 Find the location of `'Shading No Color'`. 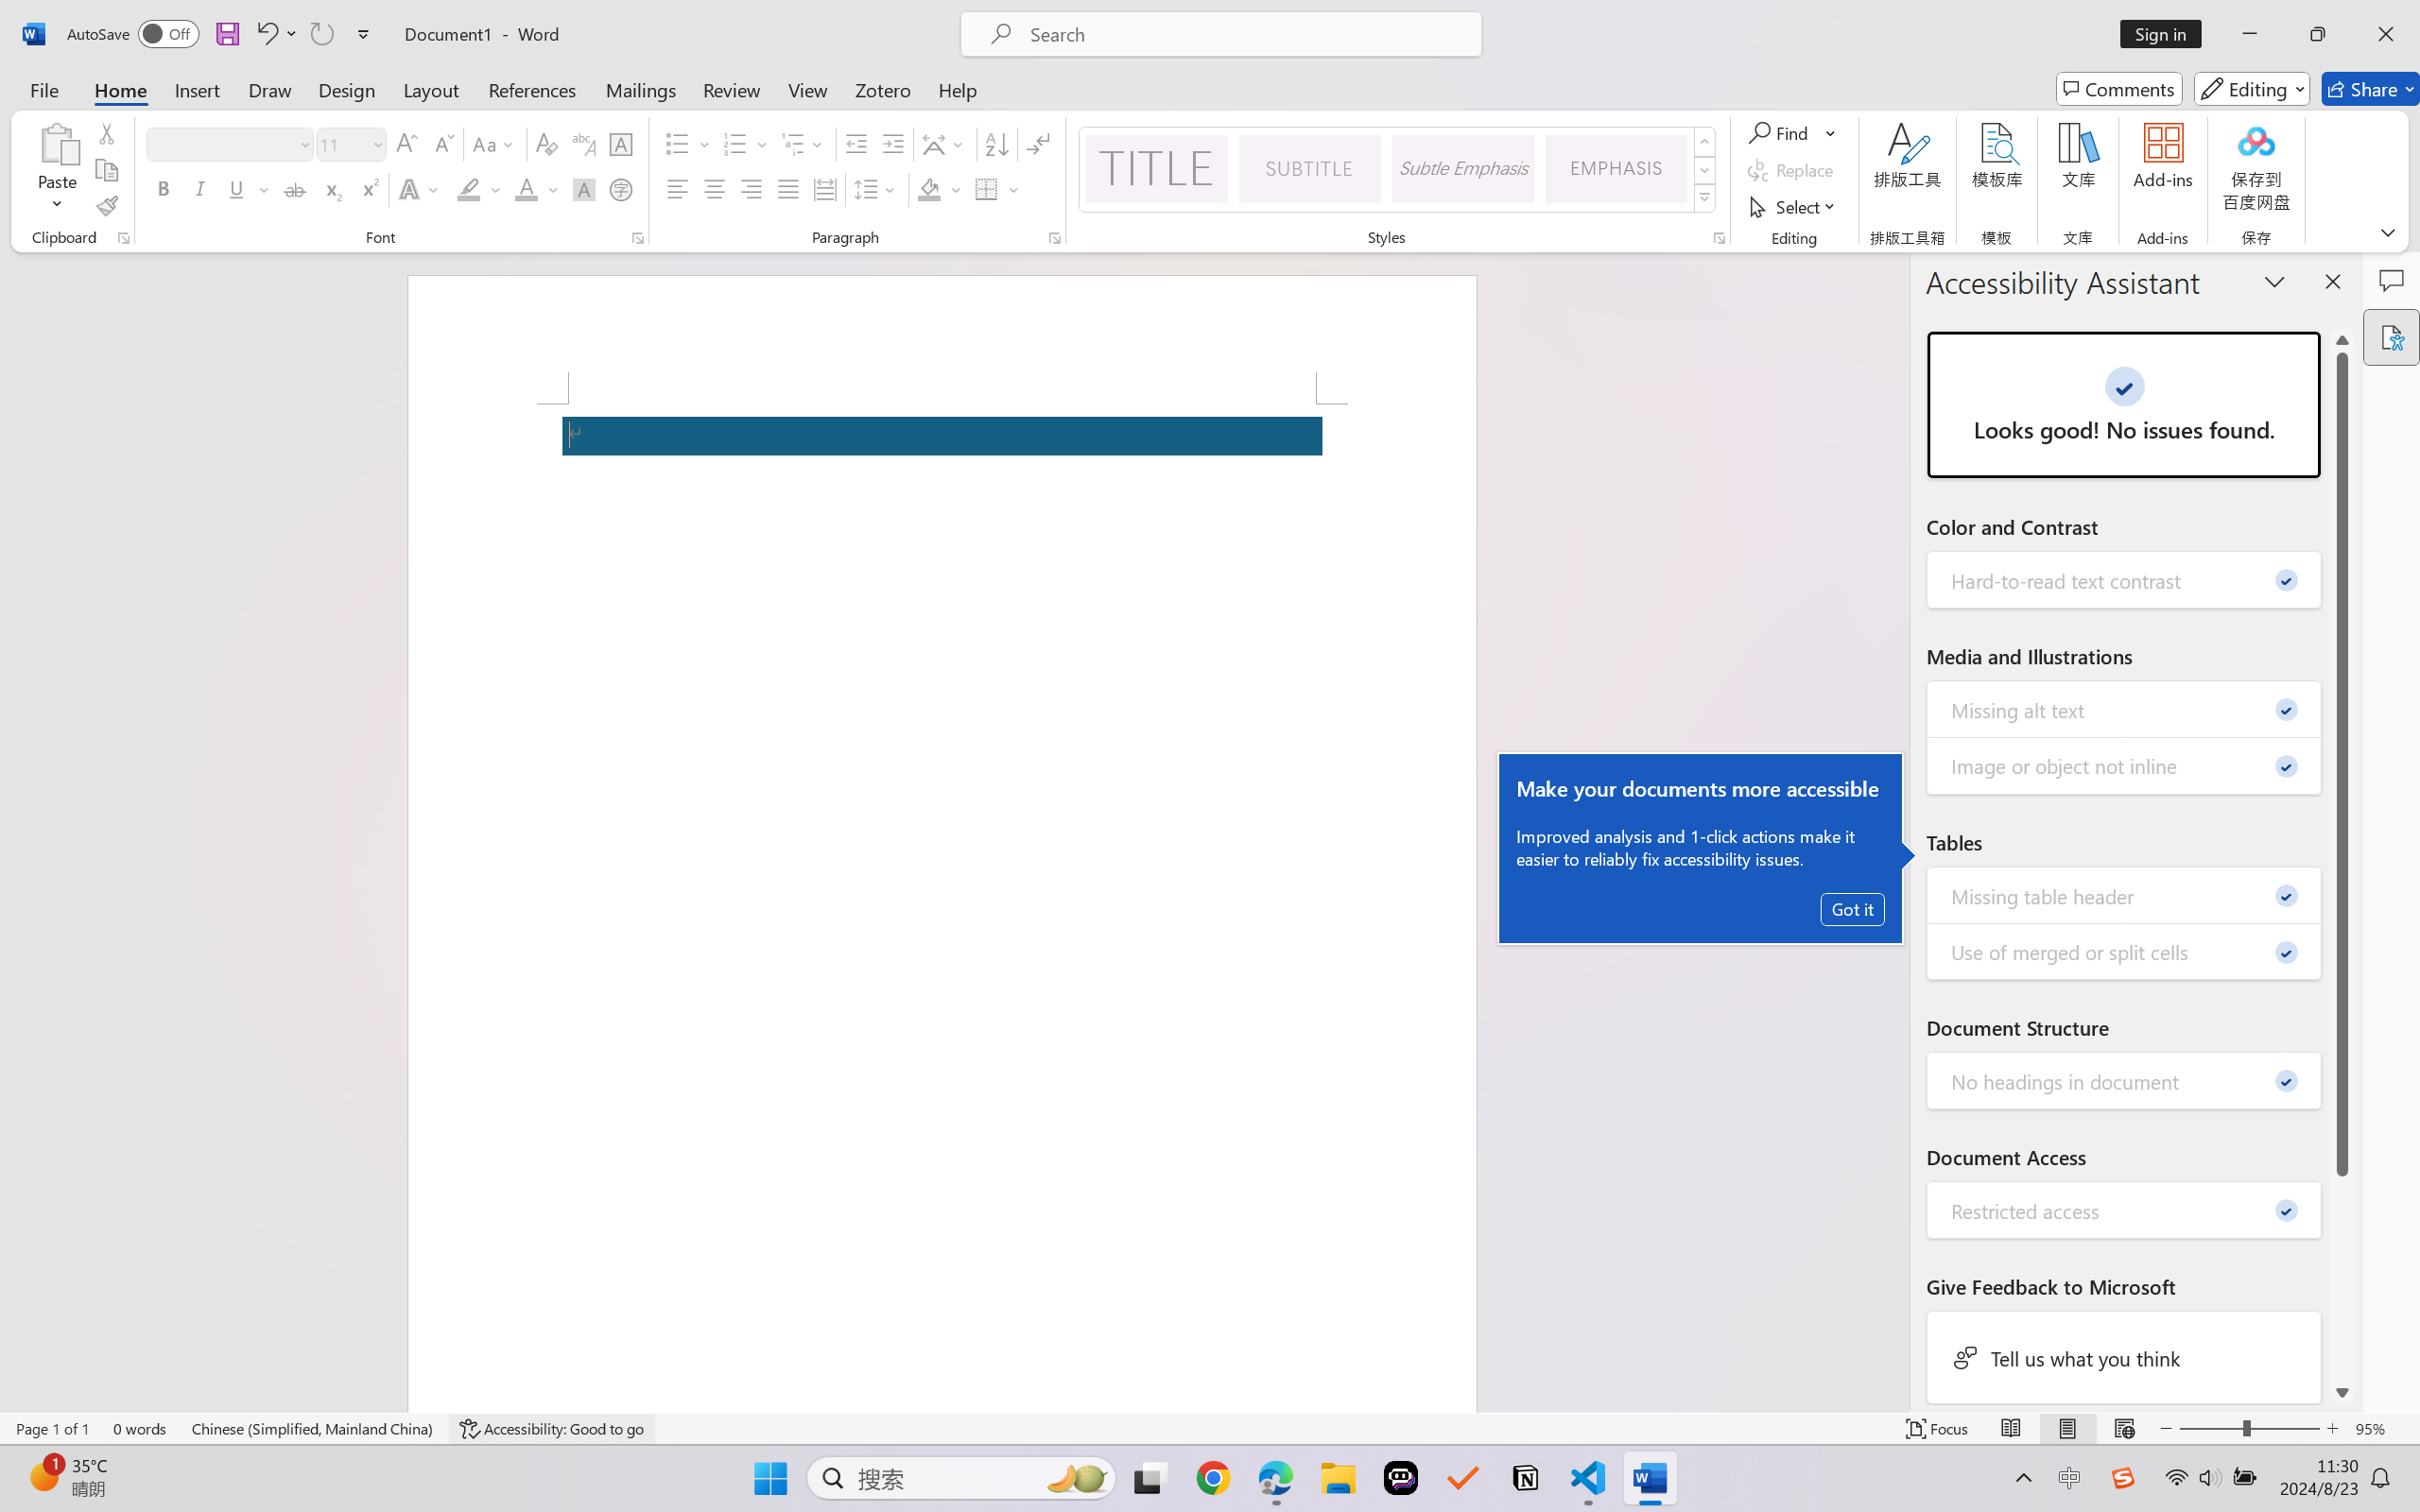

'Shading No Color' is located at coordinates (928, 188).